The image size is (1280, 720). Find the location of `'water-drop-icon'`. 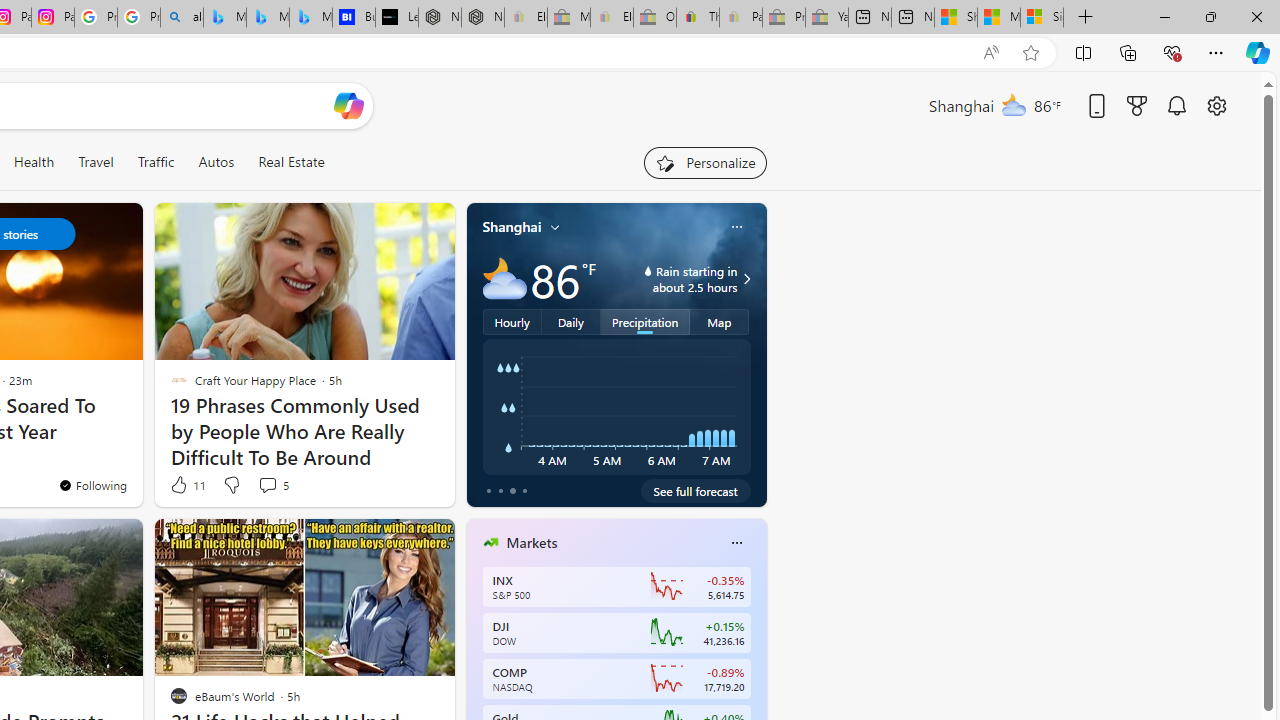

'water-drop-icon' is located at coordinates (648, 270).